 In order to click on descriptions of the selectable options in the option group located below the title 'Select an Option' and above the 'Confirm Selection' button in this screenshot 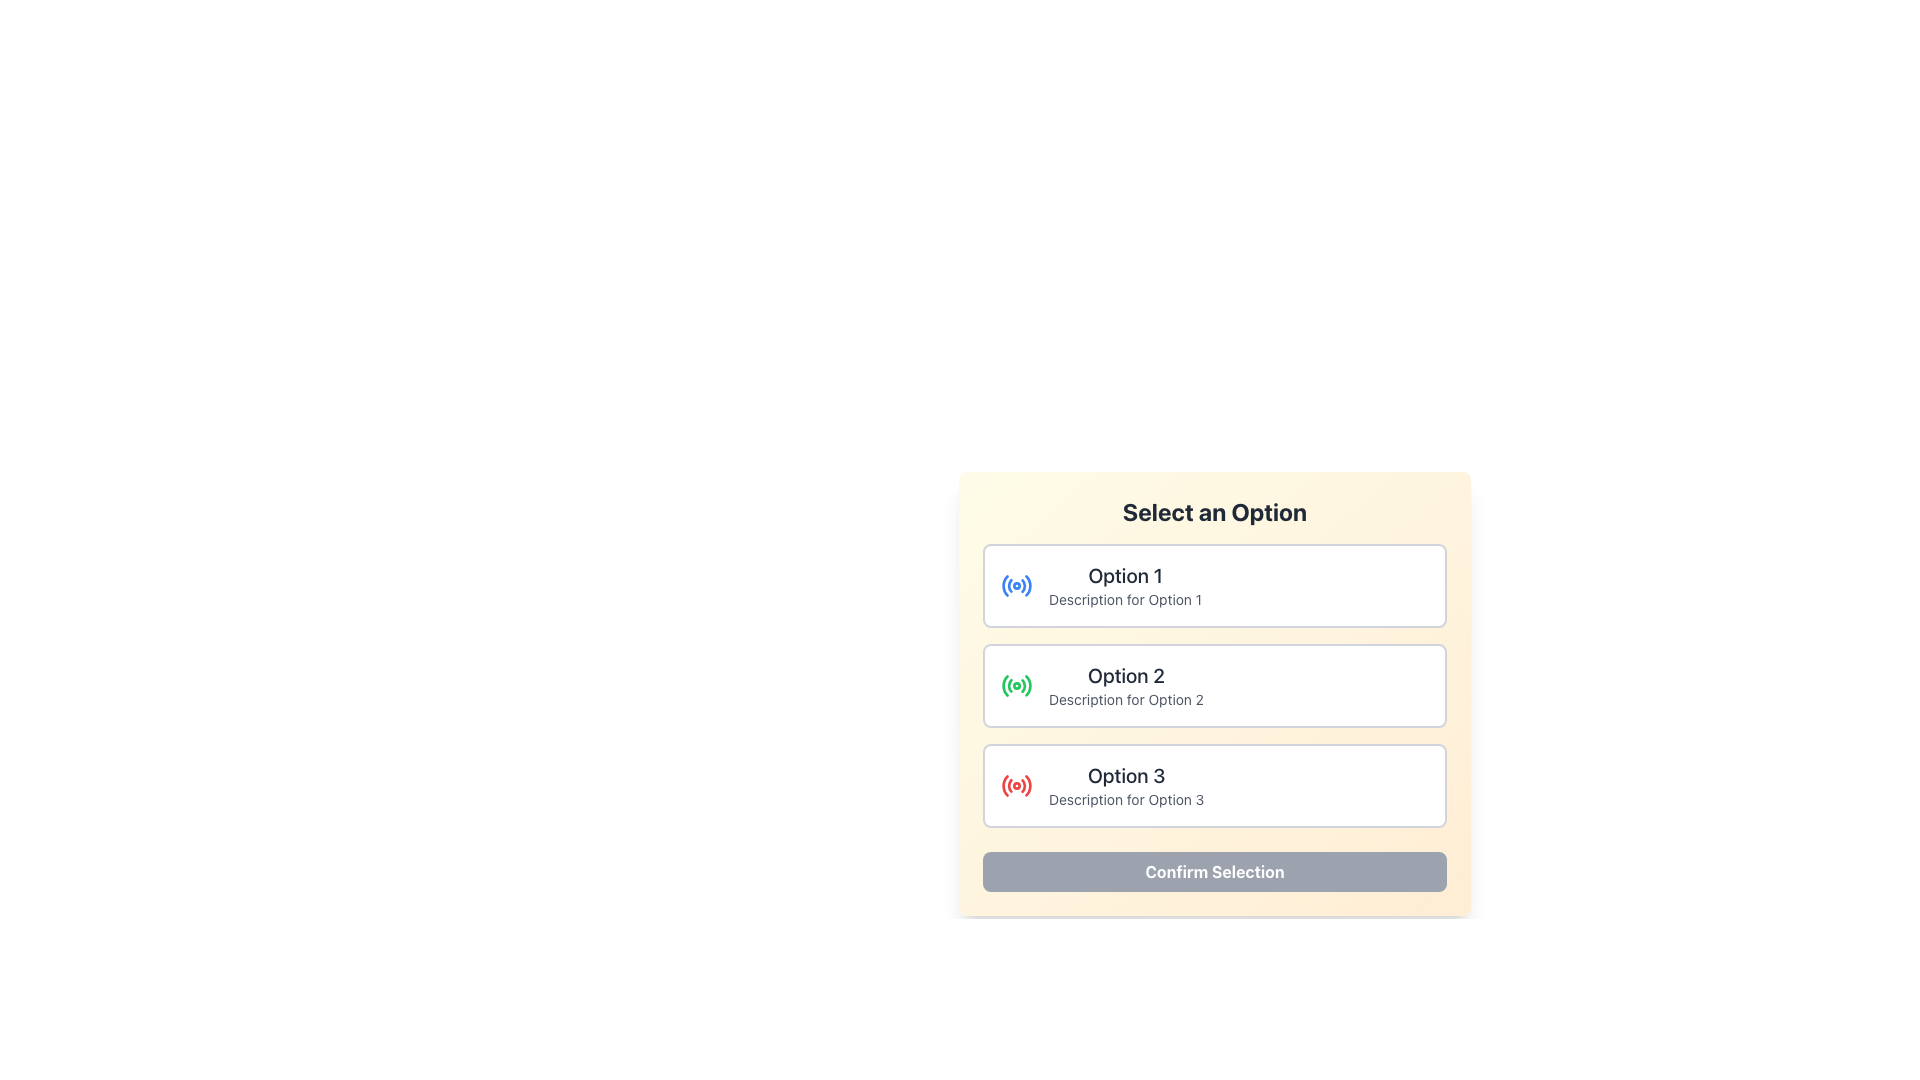, I will do `click(1213, 685)`.